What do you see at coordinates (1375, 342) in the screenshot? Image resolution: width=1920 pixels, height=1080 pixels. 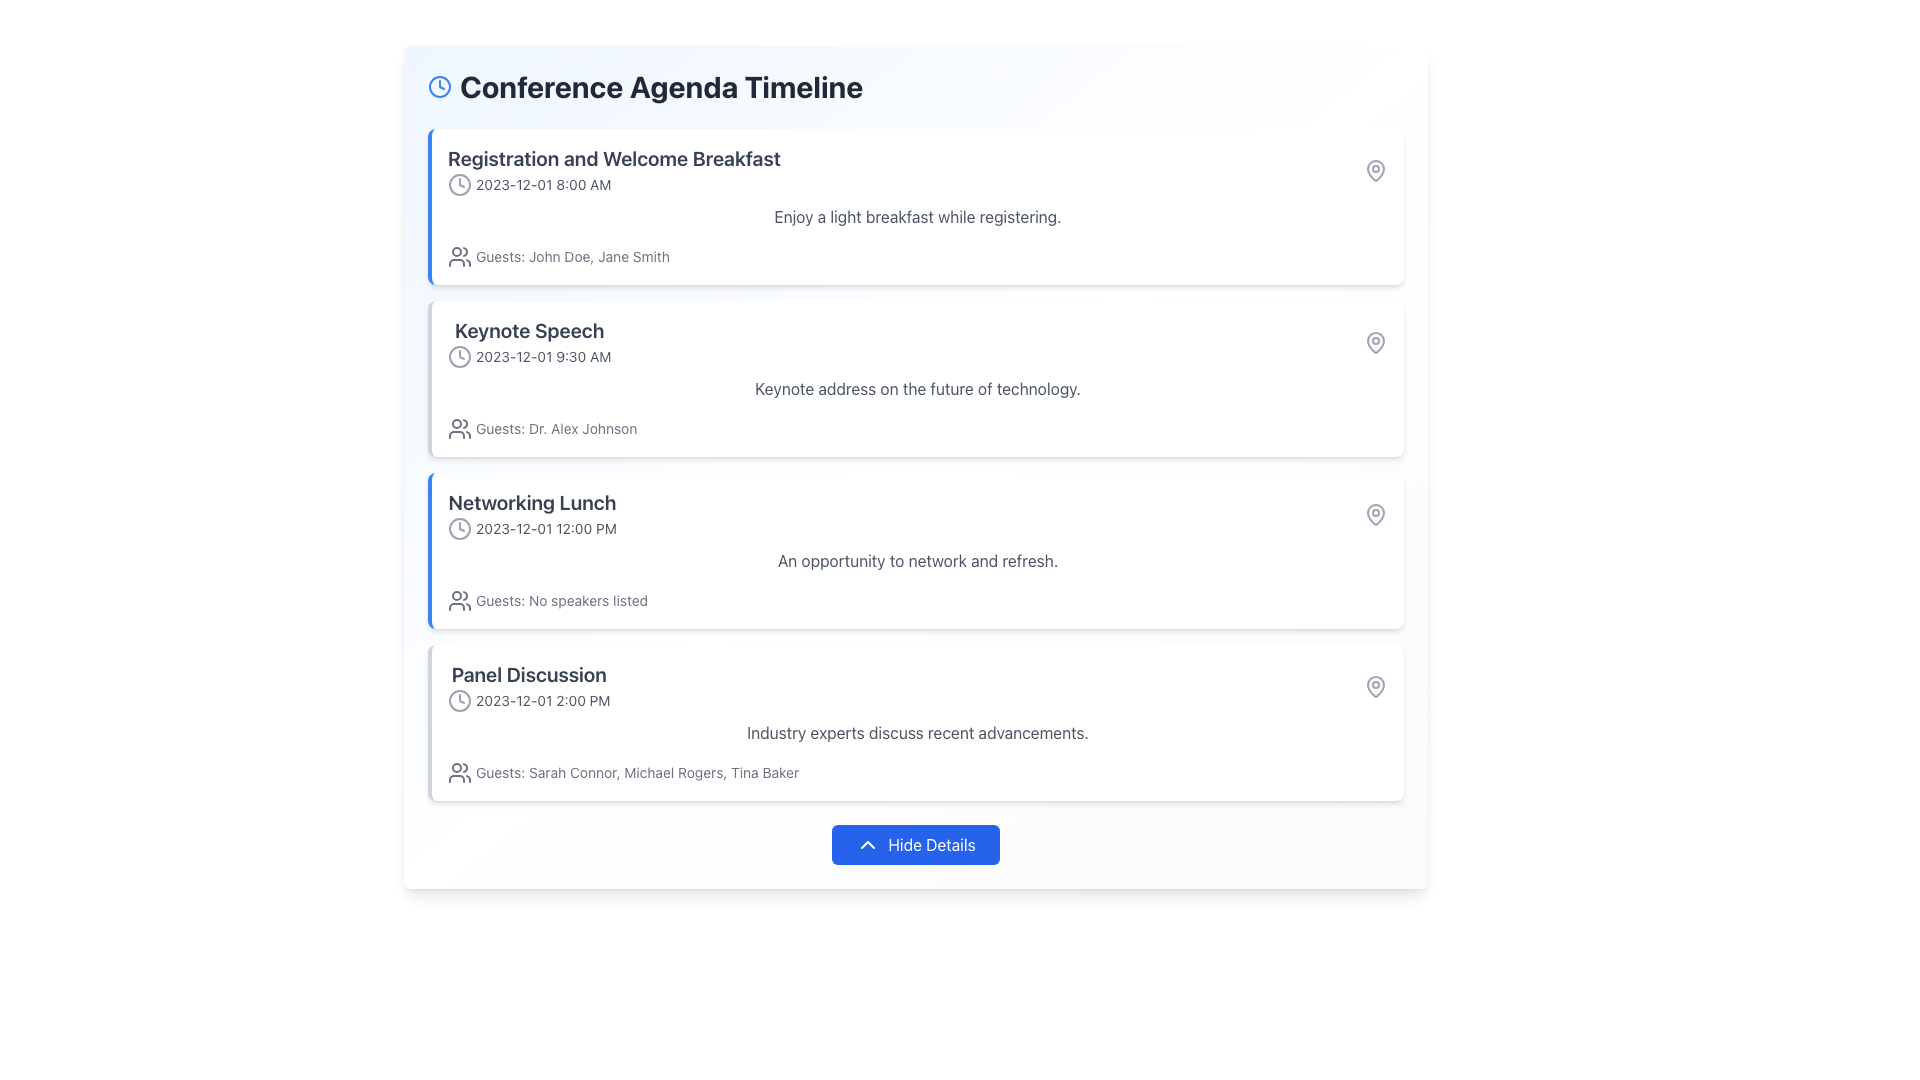 I see `the gray map pin icon located in the 'Keynote Speech' section of the agenda timeline` at bounding box center [1375, 342].